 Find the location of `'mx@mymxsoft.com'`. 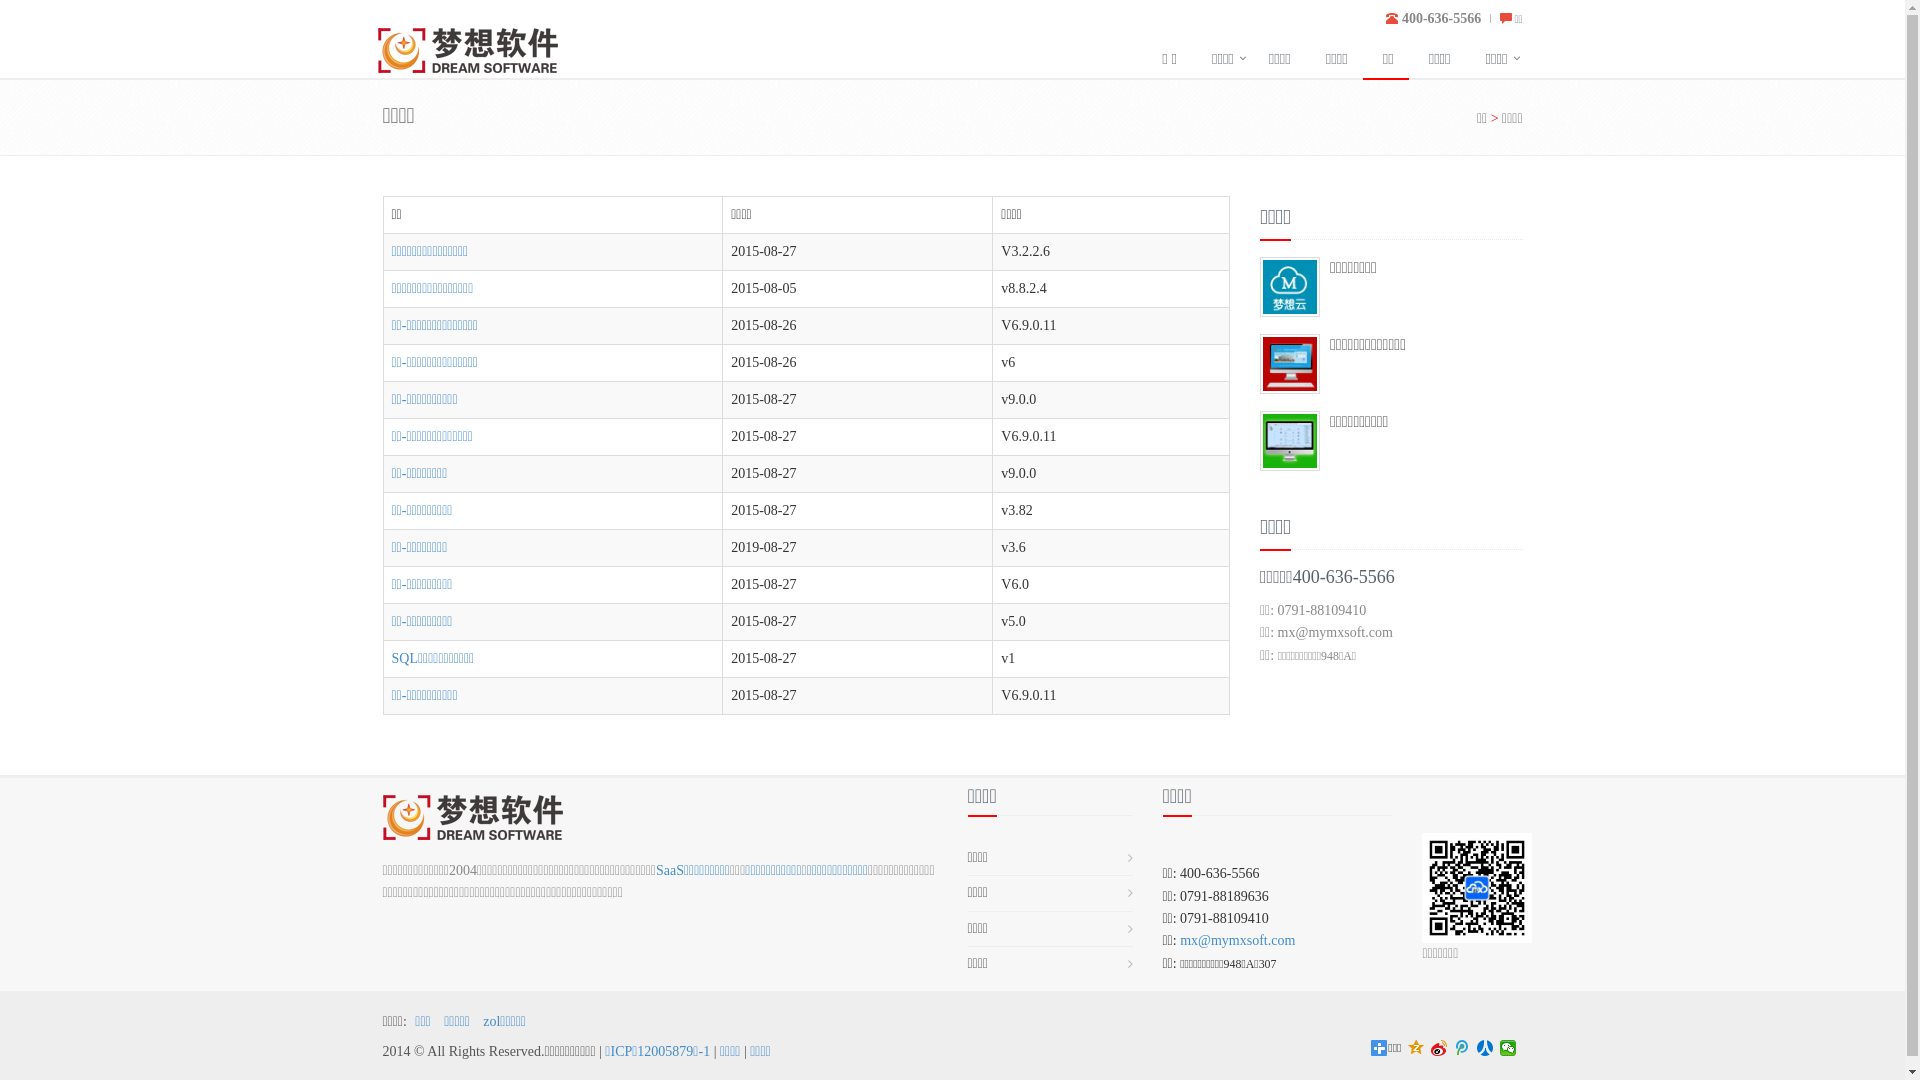

'mx@mymxsoft.com' is located at coordinates (1236, 940).